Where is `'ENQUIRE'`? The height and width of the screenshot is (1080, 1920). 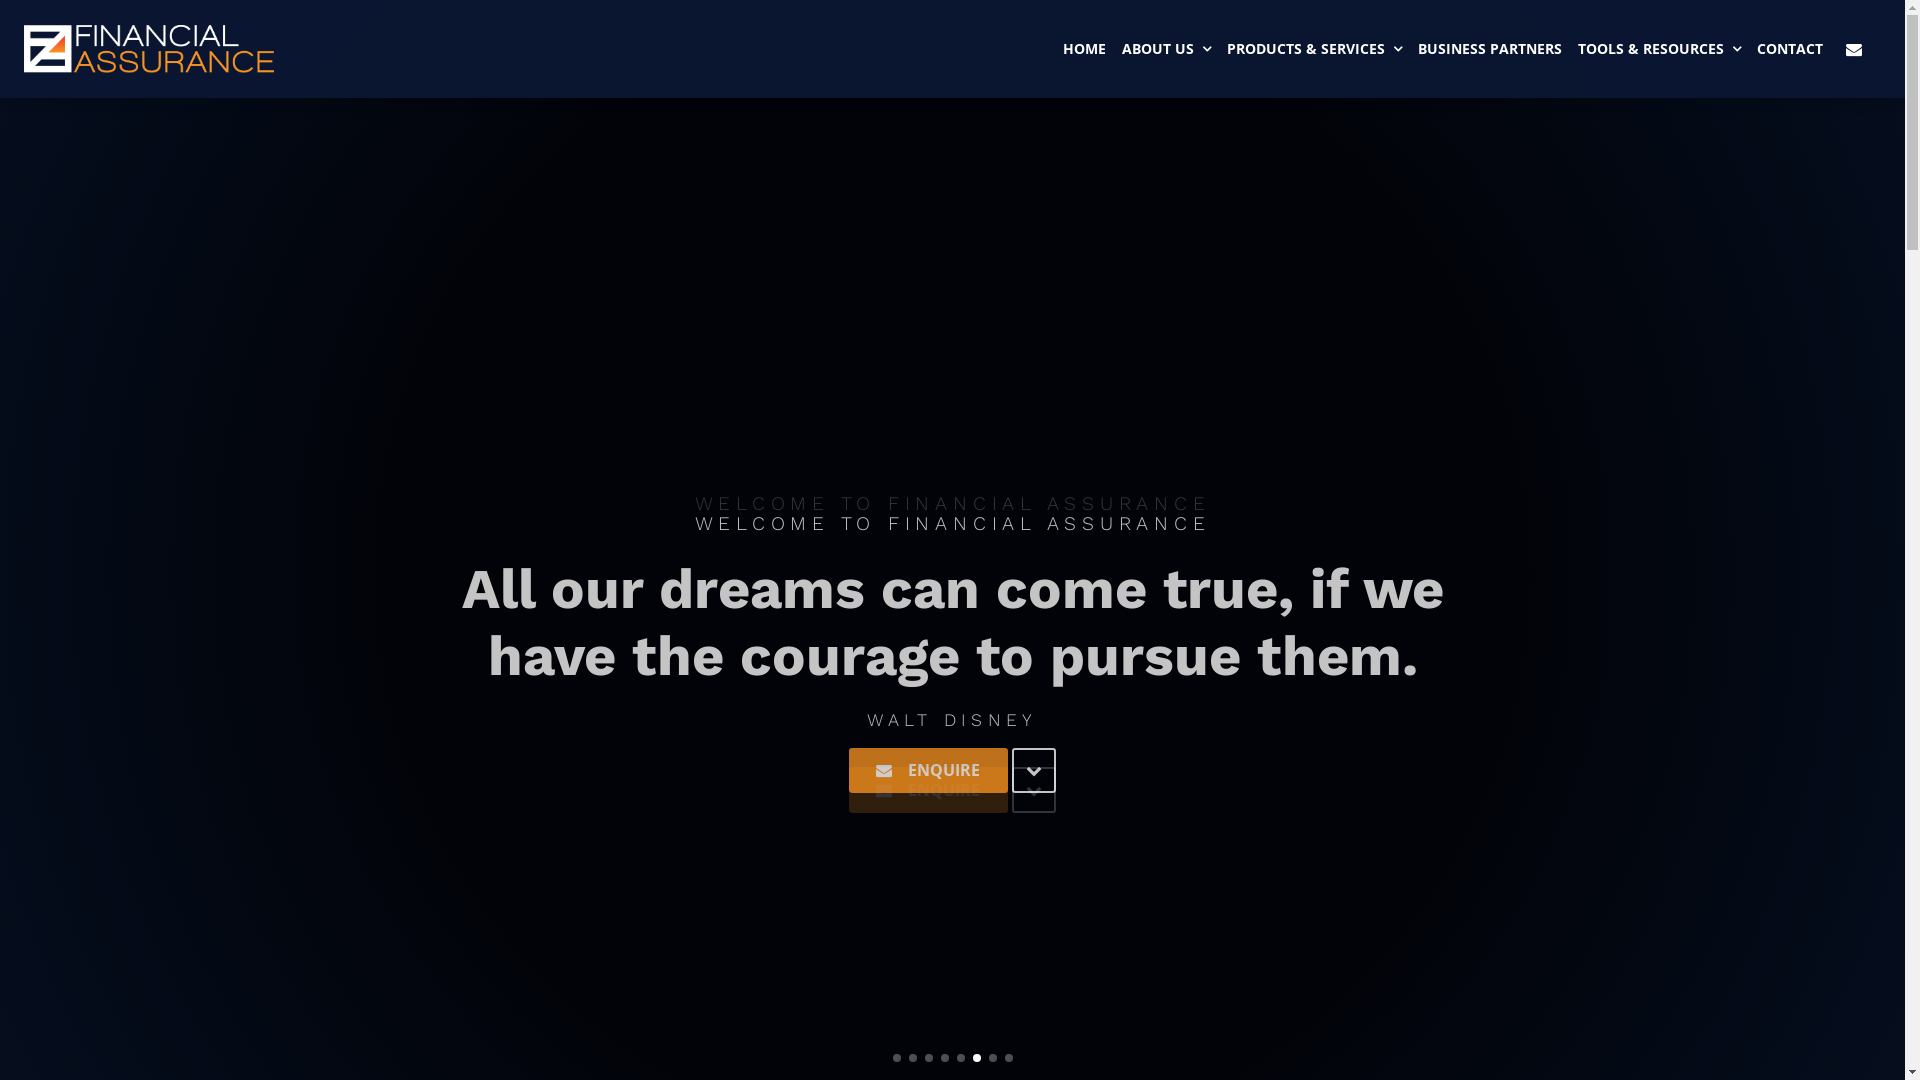
'ENQUIRE' is located at coordinates (926, 756).